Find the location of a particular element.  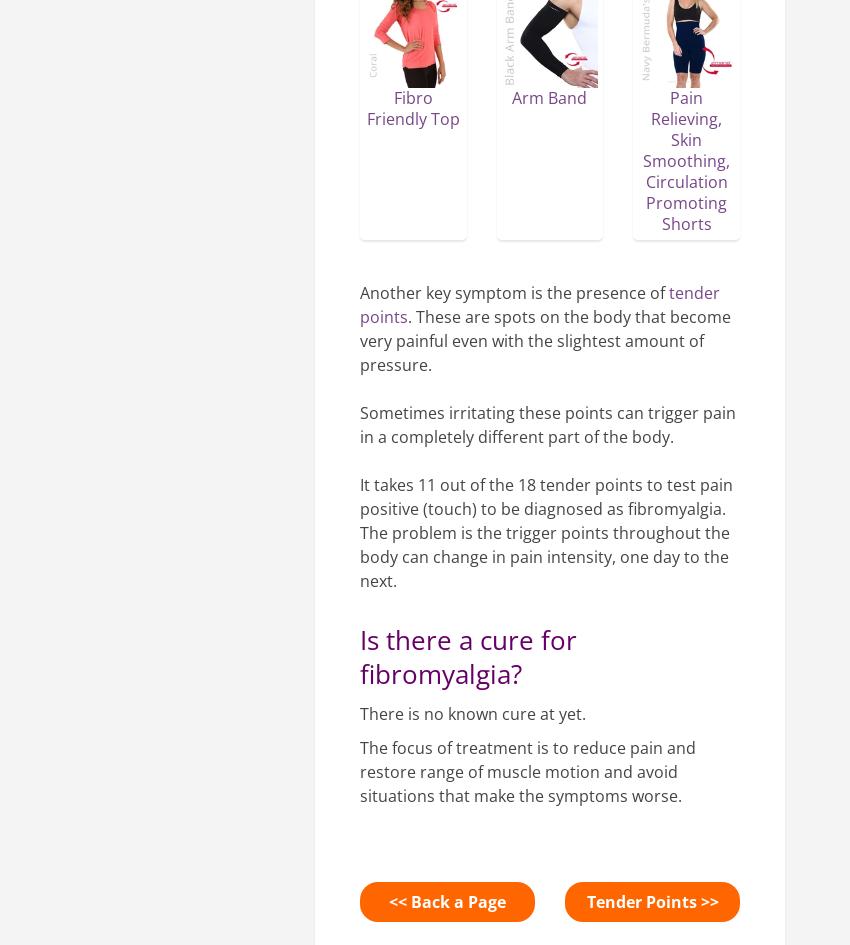

'. These are spots on the body that become very painful even with the slightest amount of pressure.' is located at coordinates (544, 339).